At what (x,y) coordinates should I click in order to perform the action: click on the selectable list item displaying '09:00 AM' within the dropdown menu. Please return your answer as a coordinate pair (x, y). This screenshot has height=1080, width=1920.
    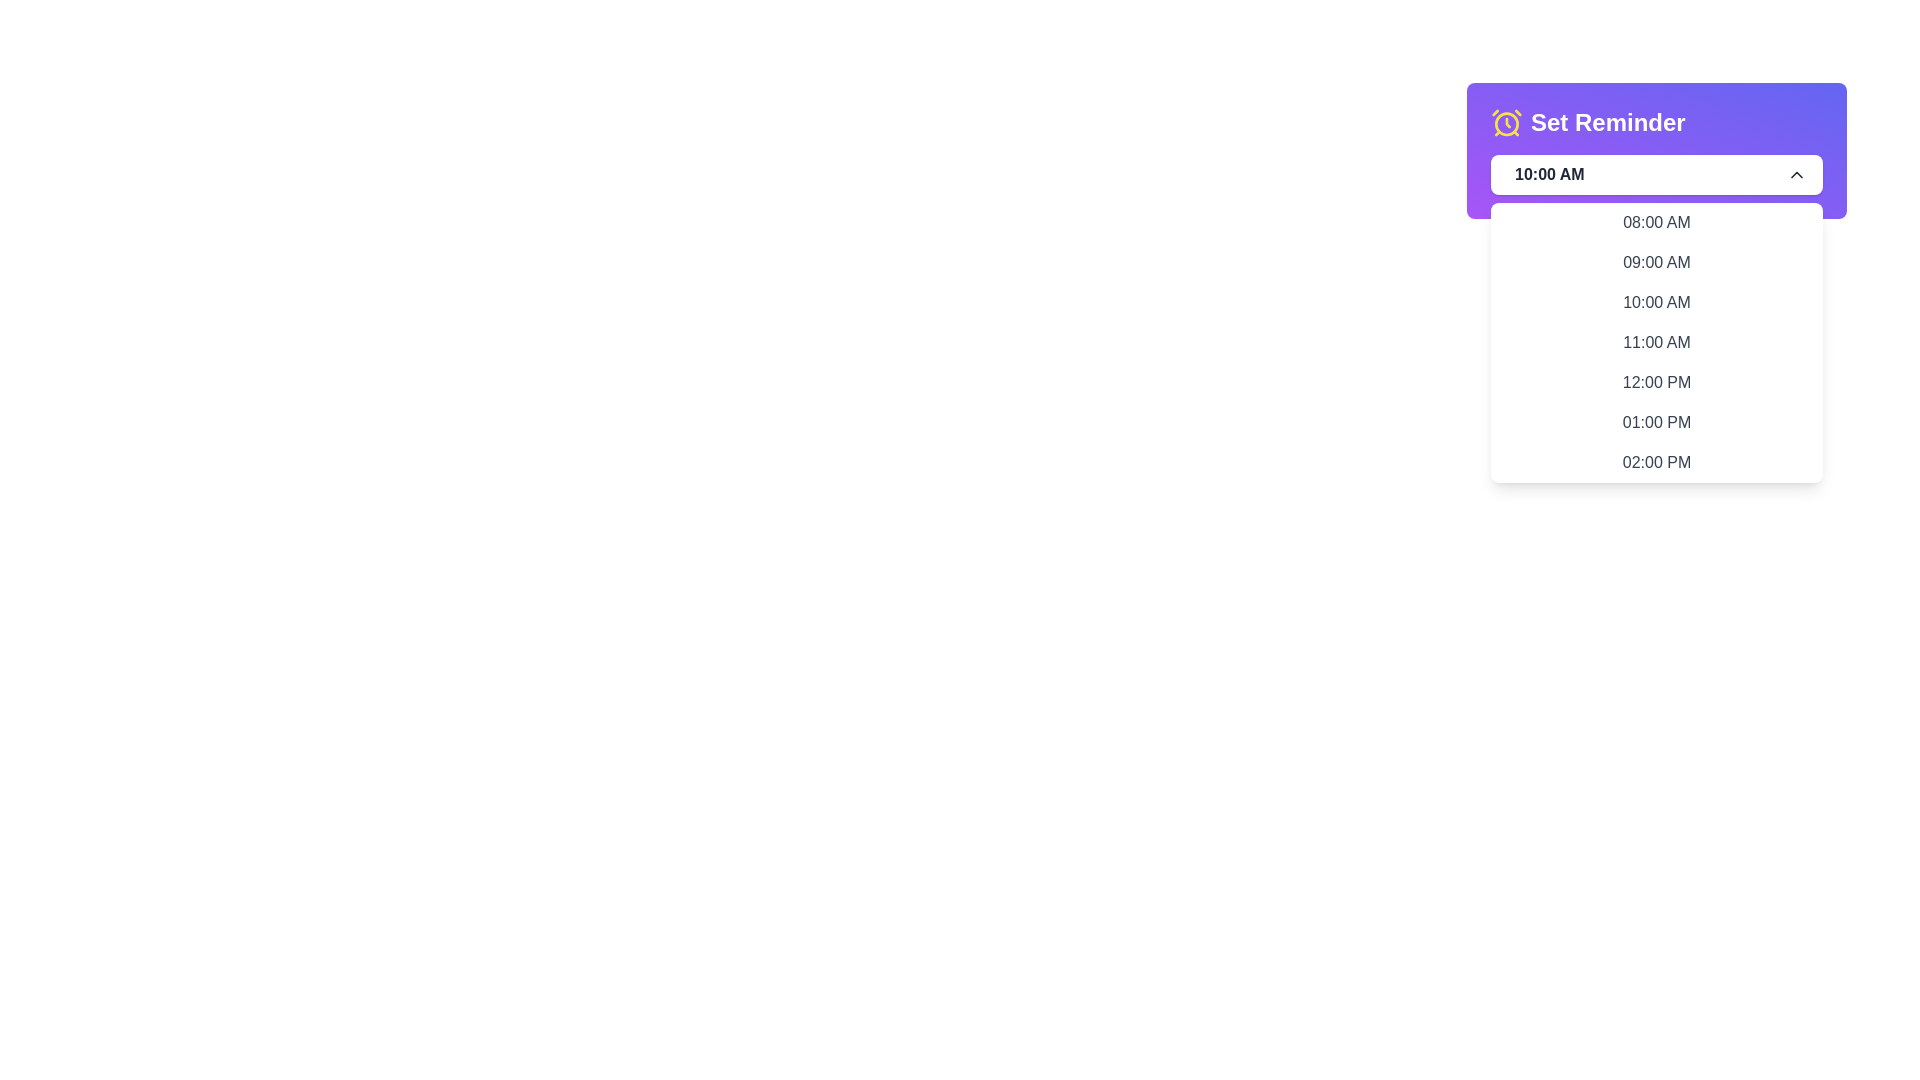
    Looking at the image, I should click on (1656, 261).